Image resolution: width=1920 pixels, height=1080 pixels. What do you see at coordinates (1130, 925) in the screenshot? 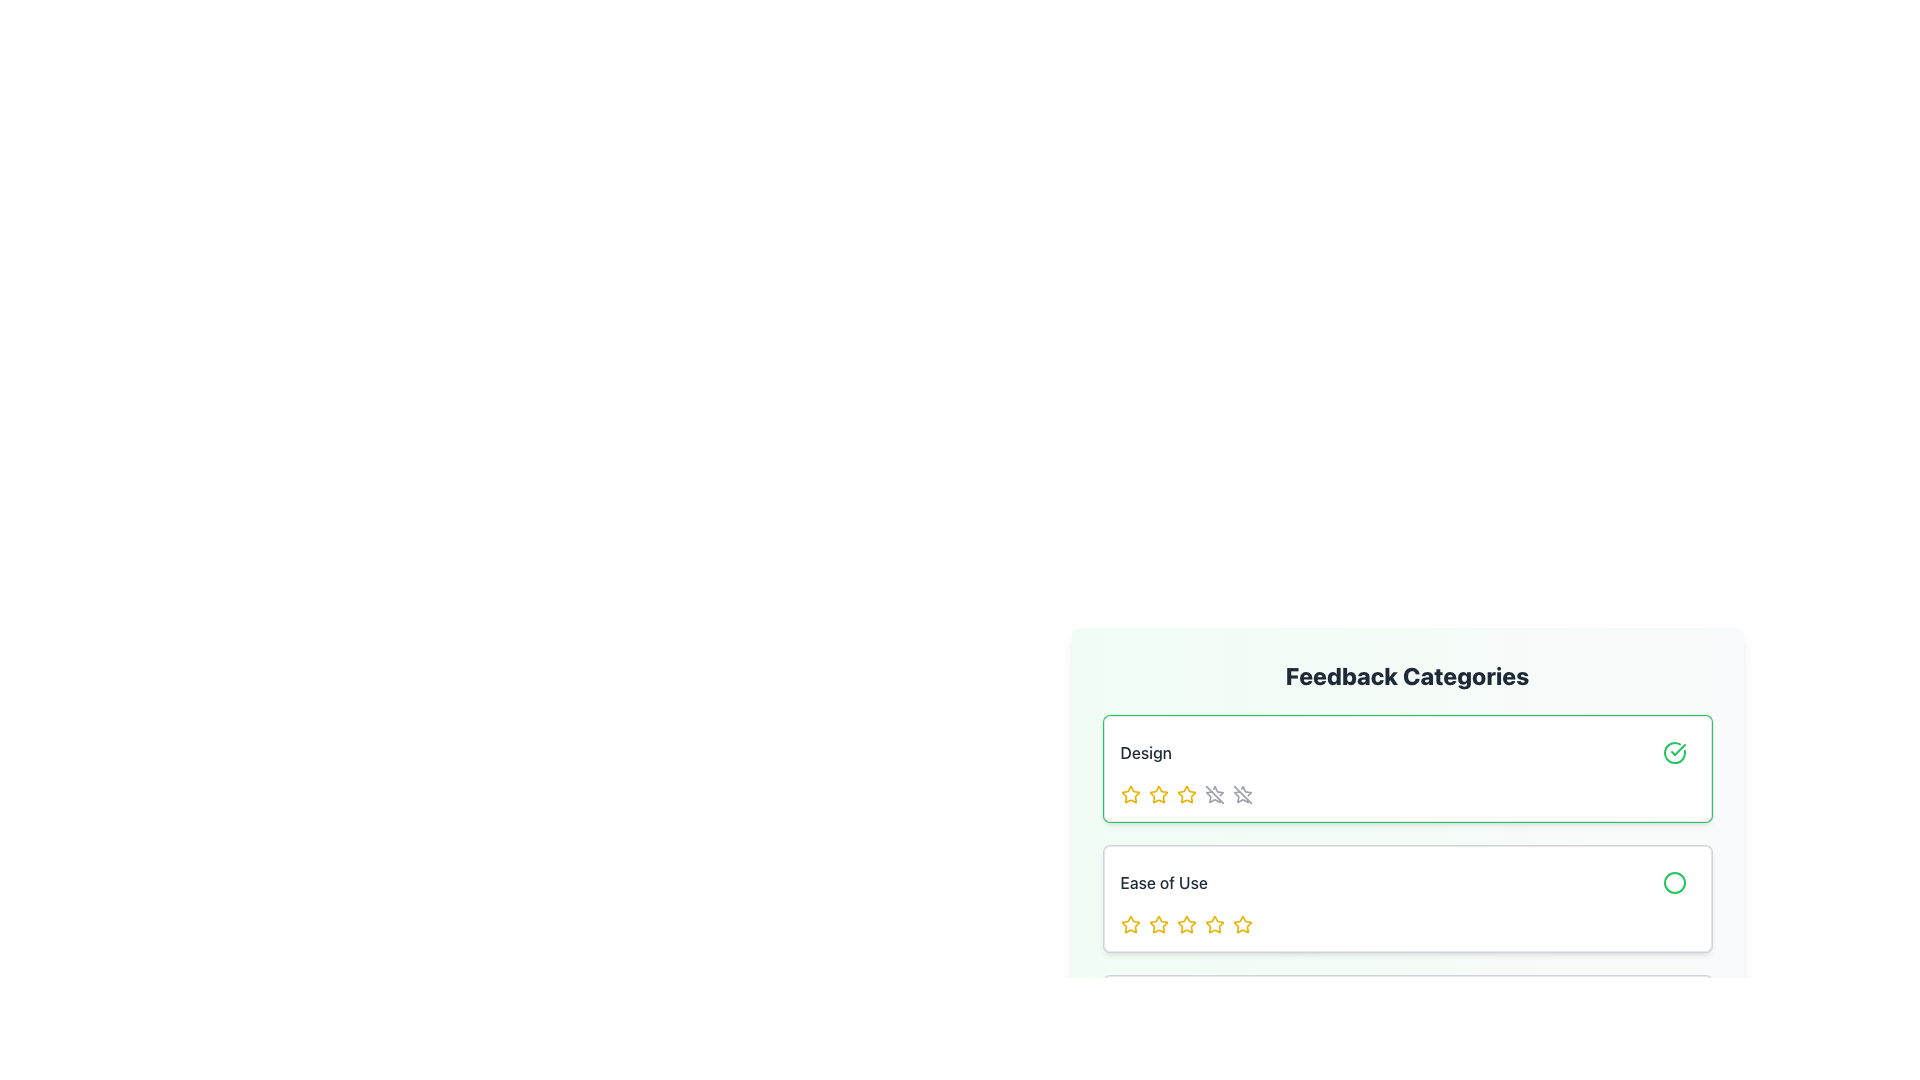
I see `the first clickable star icon in the 'Ease of Use' feedback section to prepare for rating` at bounding box center [1130, 925].